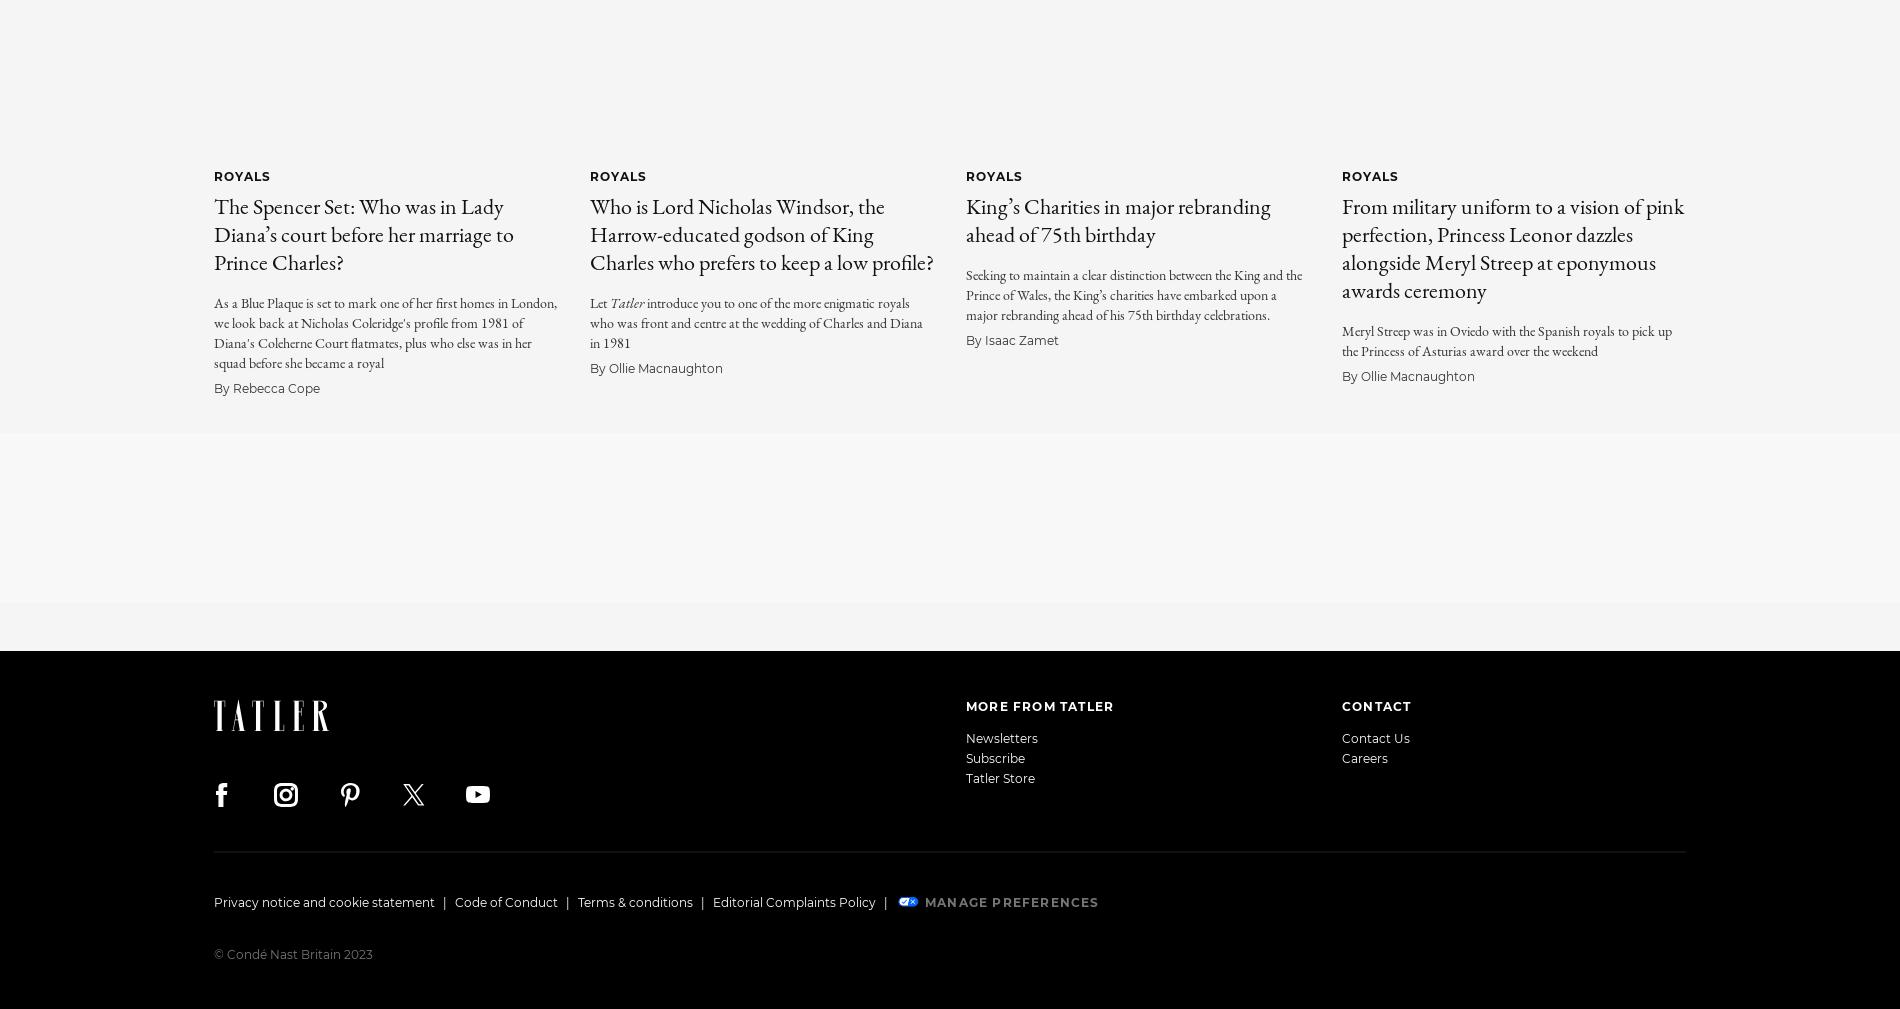  What do you see at coordinates (1363, 757) in the screenshot?
I see `'Careers'` at bounding box center [1363, 757].